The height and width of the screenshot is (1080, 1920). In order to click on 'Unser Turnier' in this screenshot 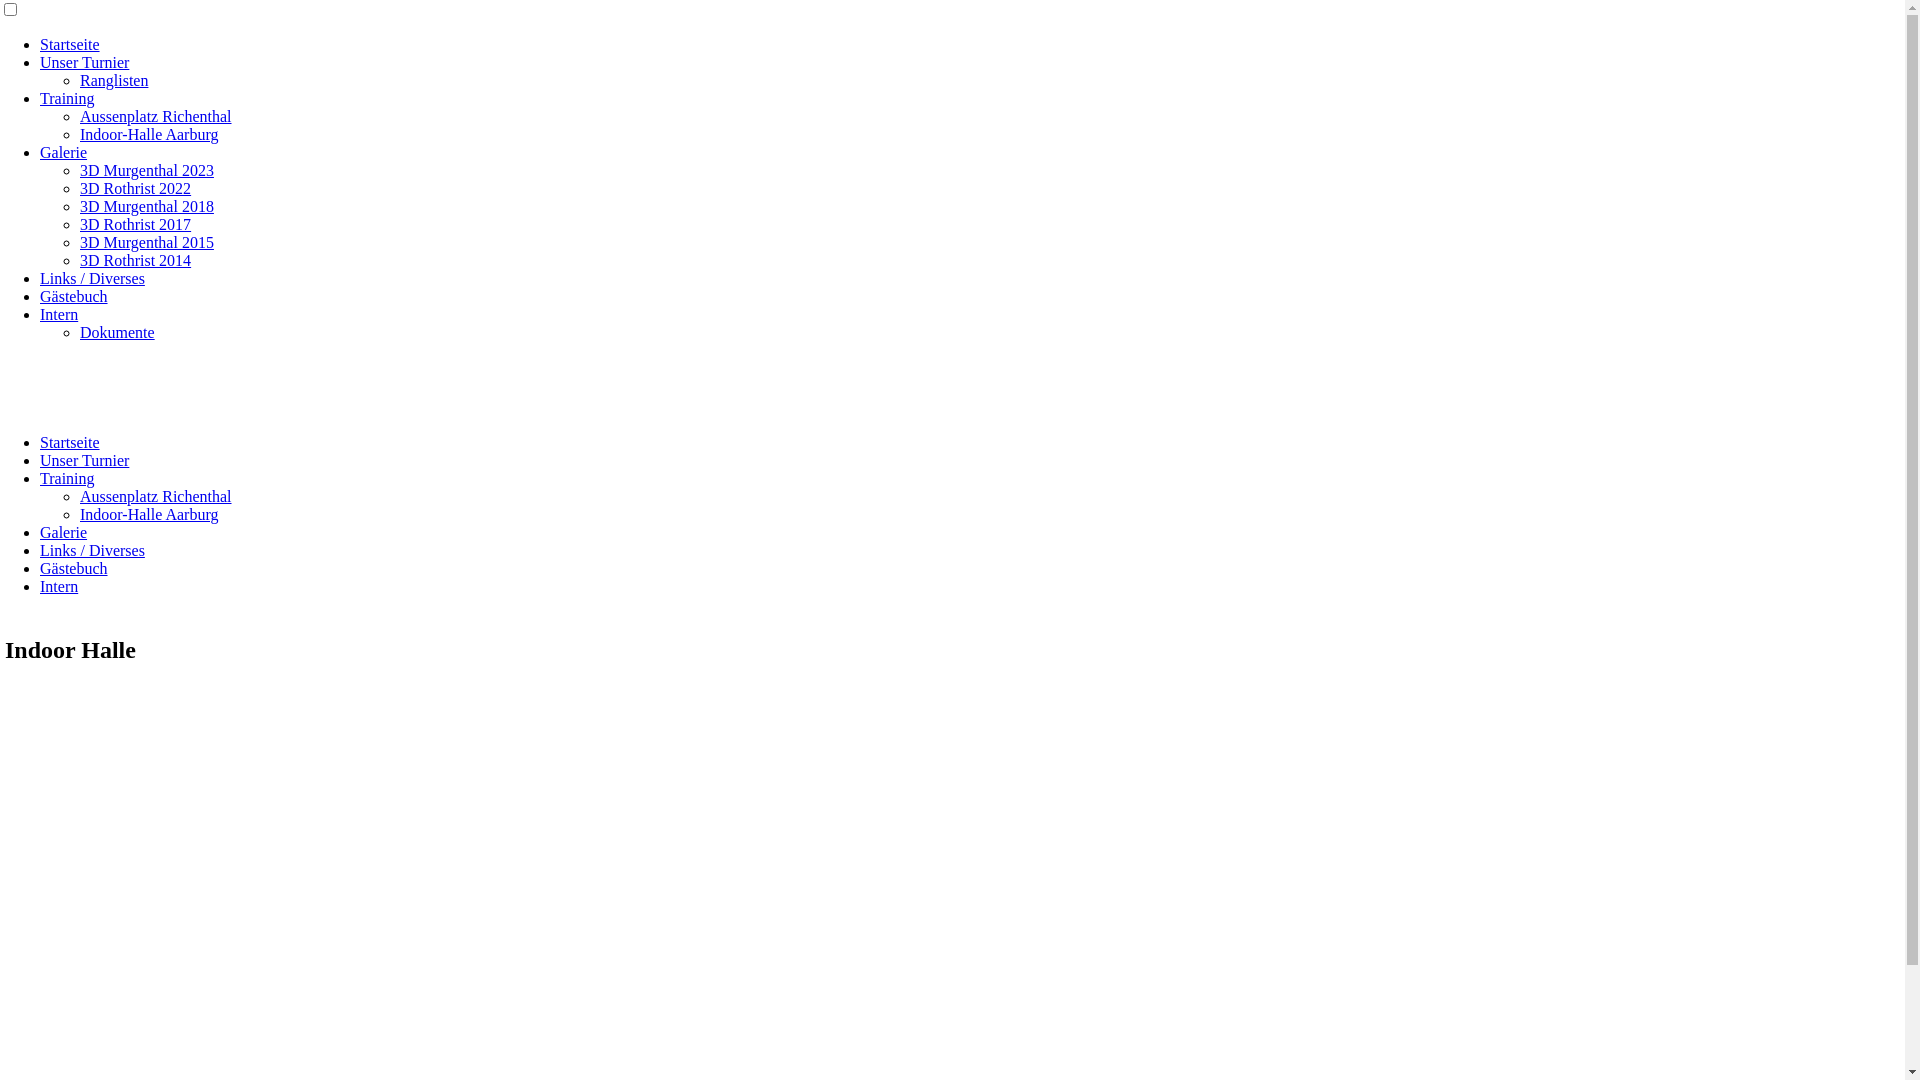, I will do `click(39, 460)`.